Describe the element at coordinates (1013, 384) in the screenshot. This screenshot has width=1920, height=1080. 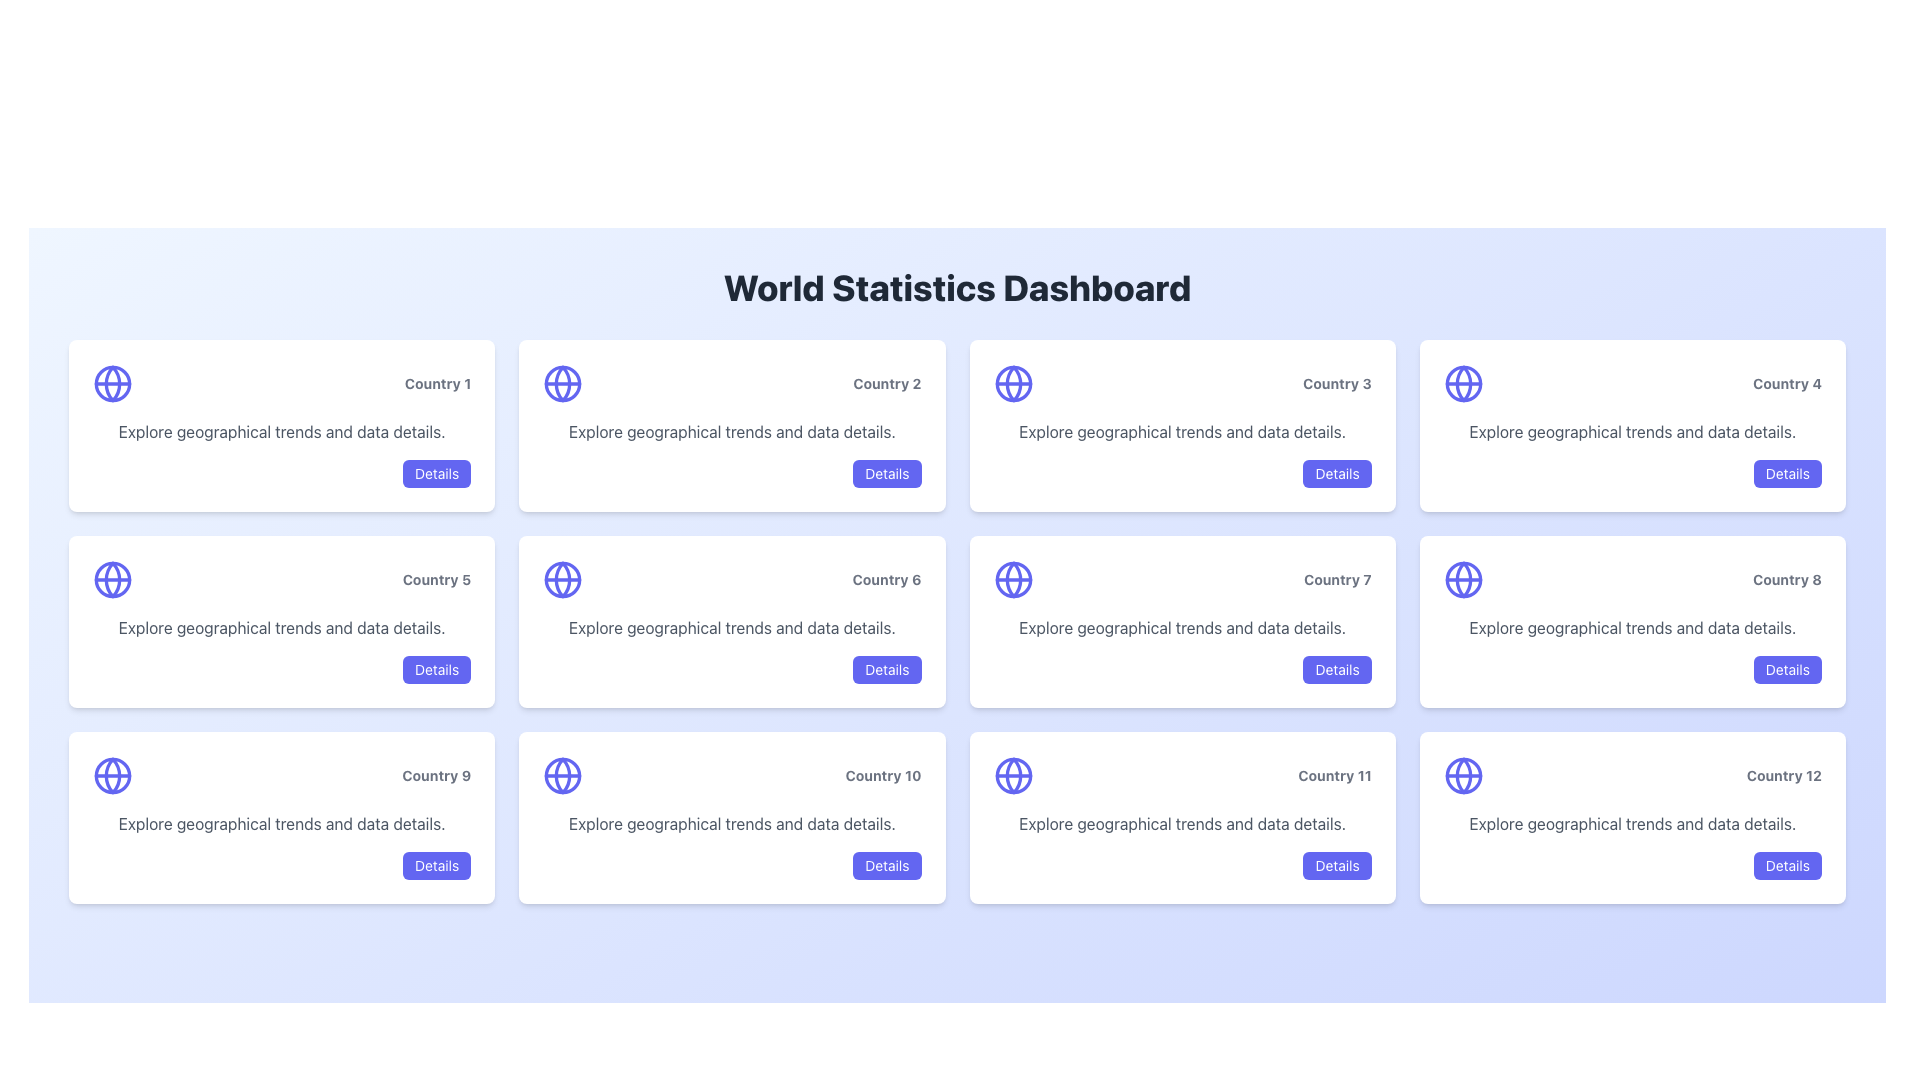
I see `the icon located at the top-left corner of the 'Country 3' card on the dashboard, which visually supplements the card's content` at that location.